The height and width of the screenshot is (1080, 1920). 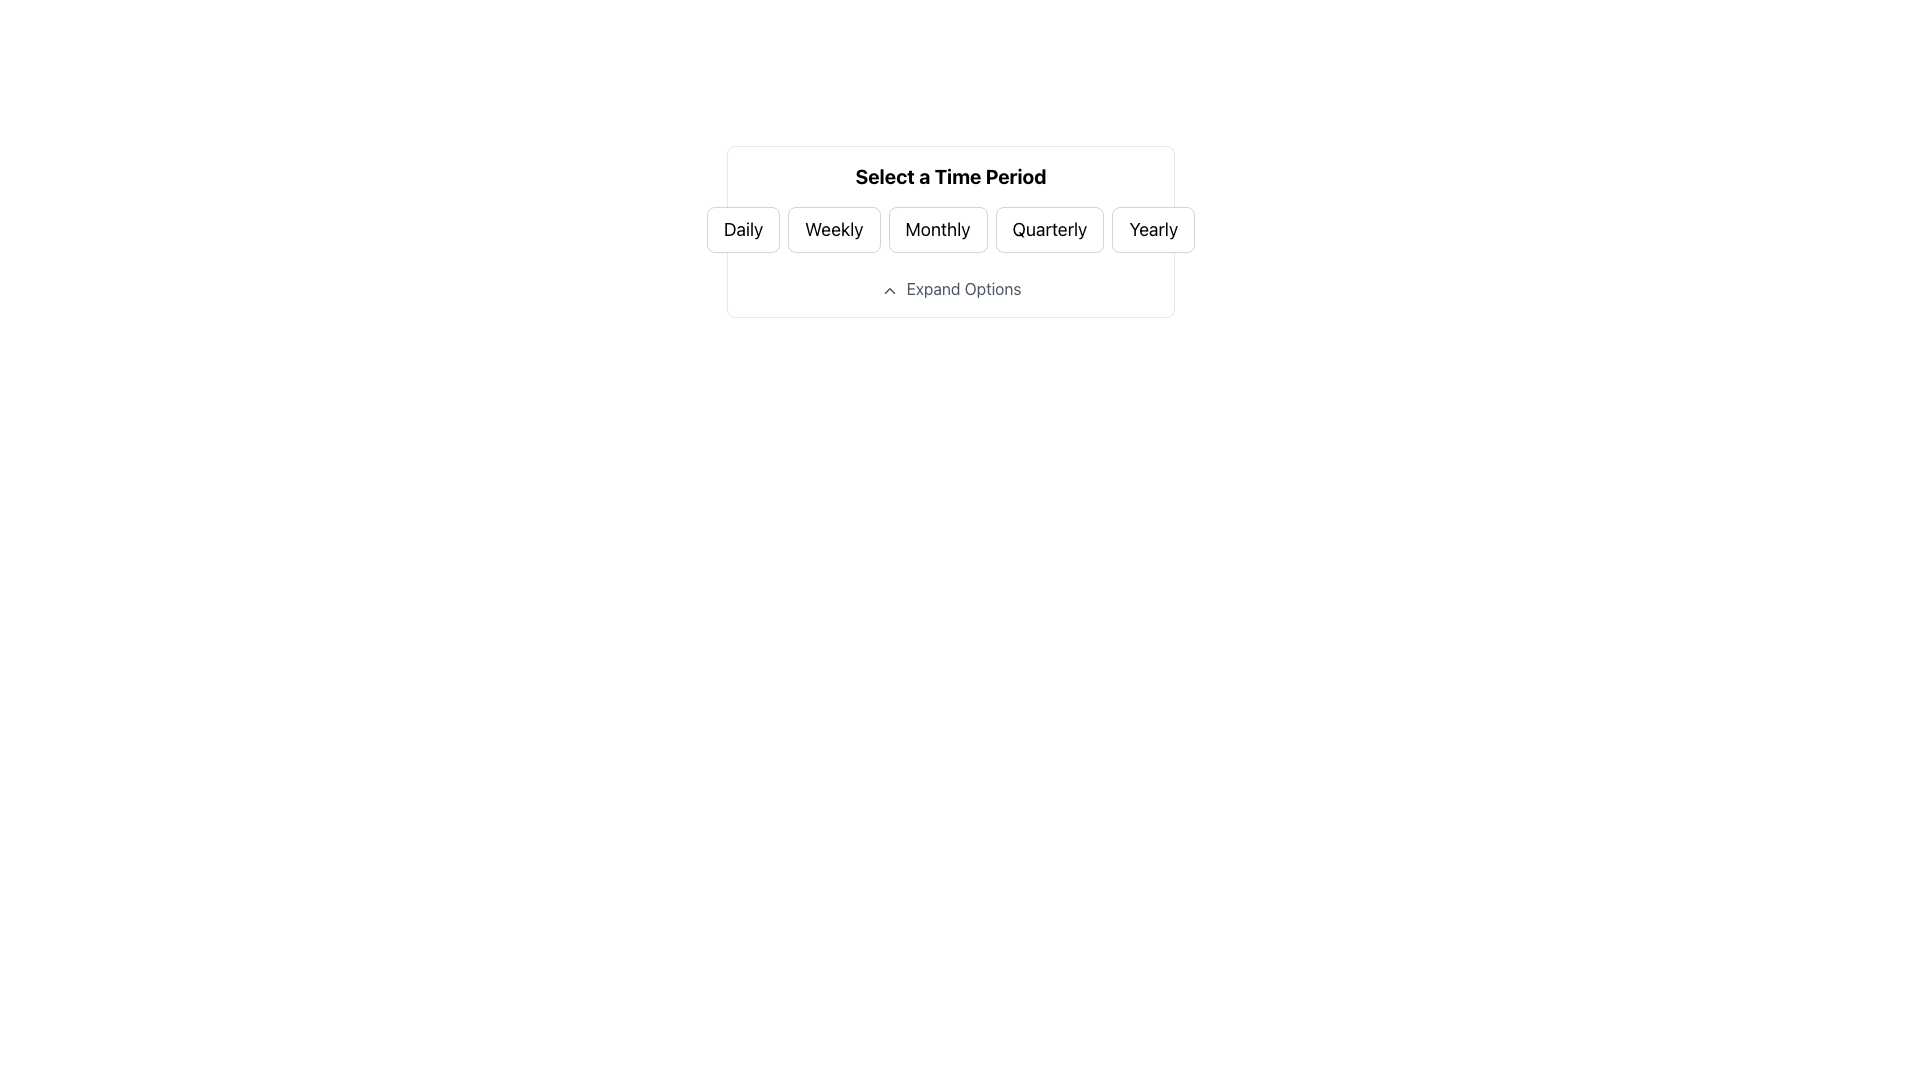 I want to click on the text label that toggles the expansion of additional options, located centrally below the time period selection buttons, so click(x=964, y=289).